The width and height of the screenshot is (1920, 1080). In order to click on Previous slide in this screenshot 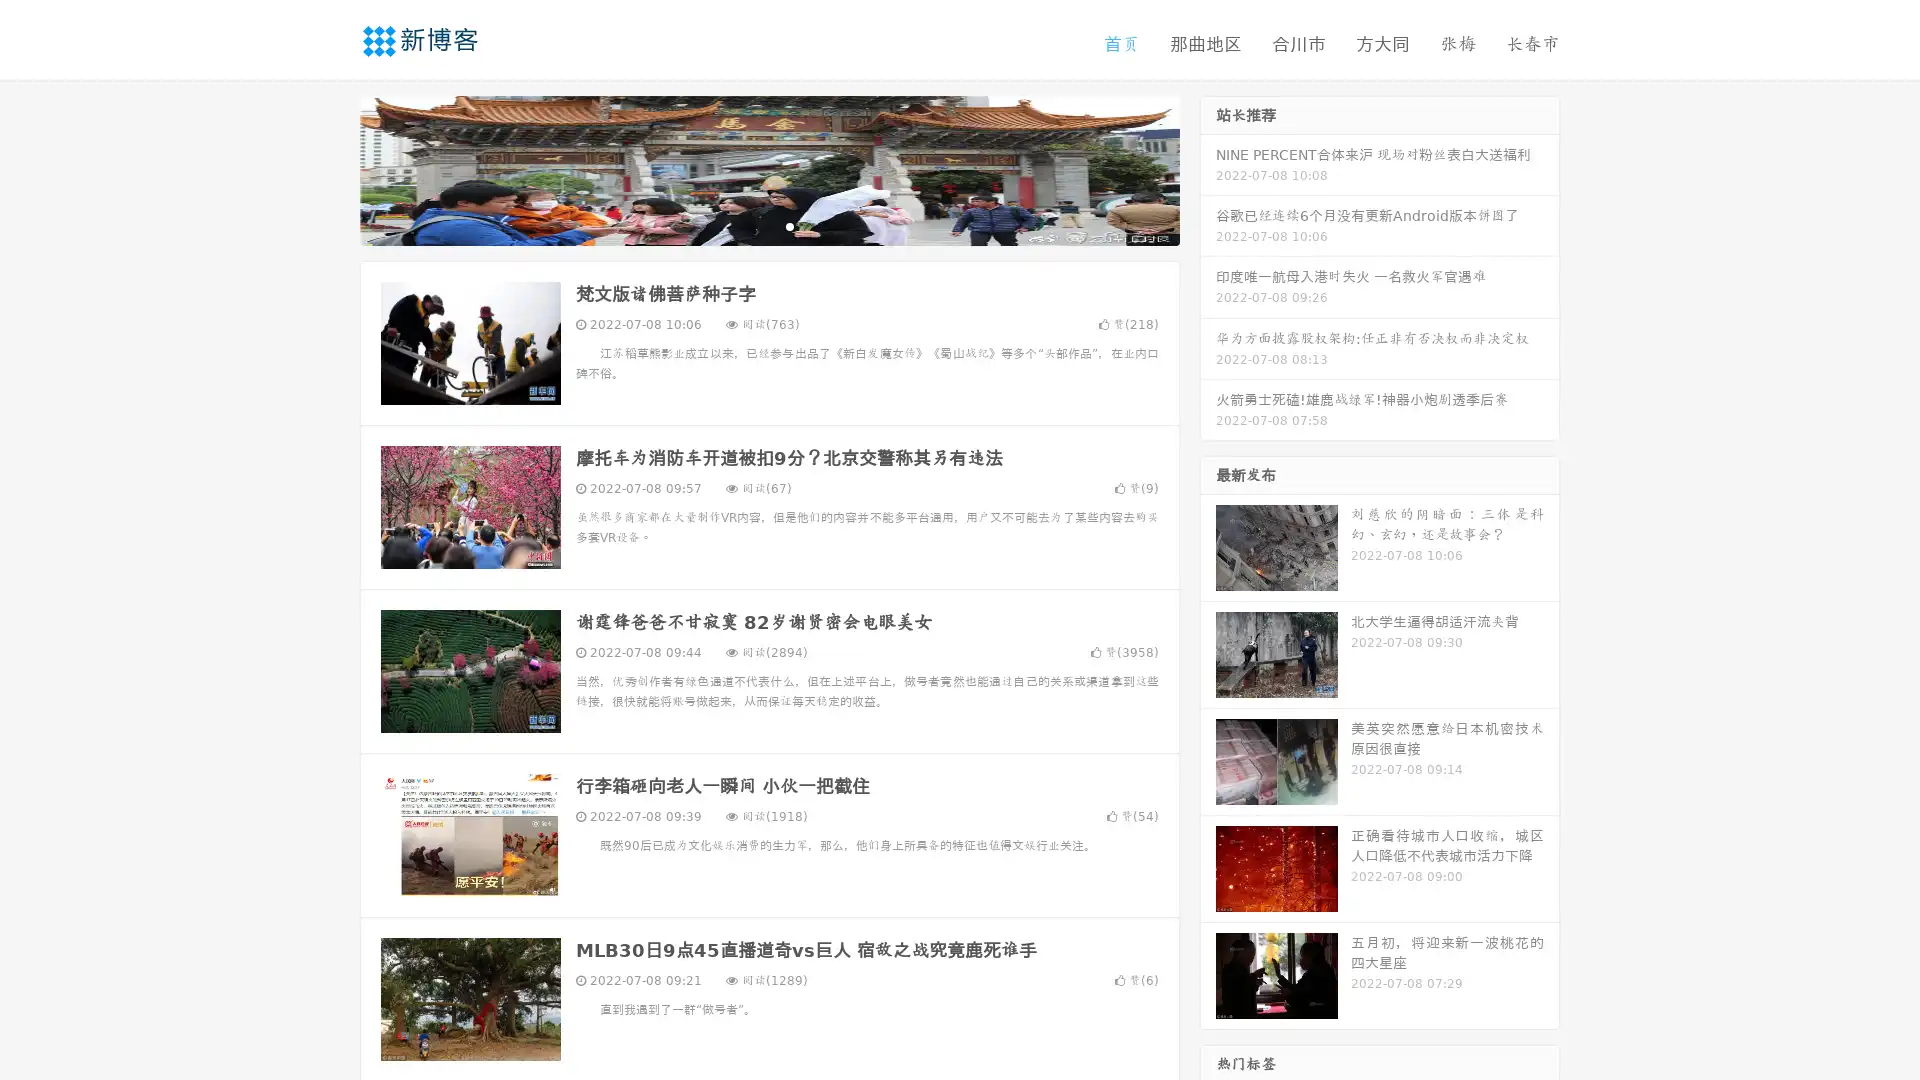, I will do `click(330, 168)`.